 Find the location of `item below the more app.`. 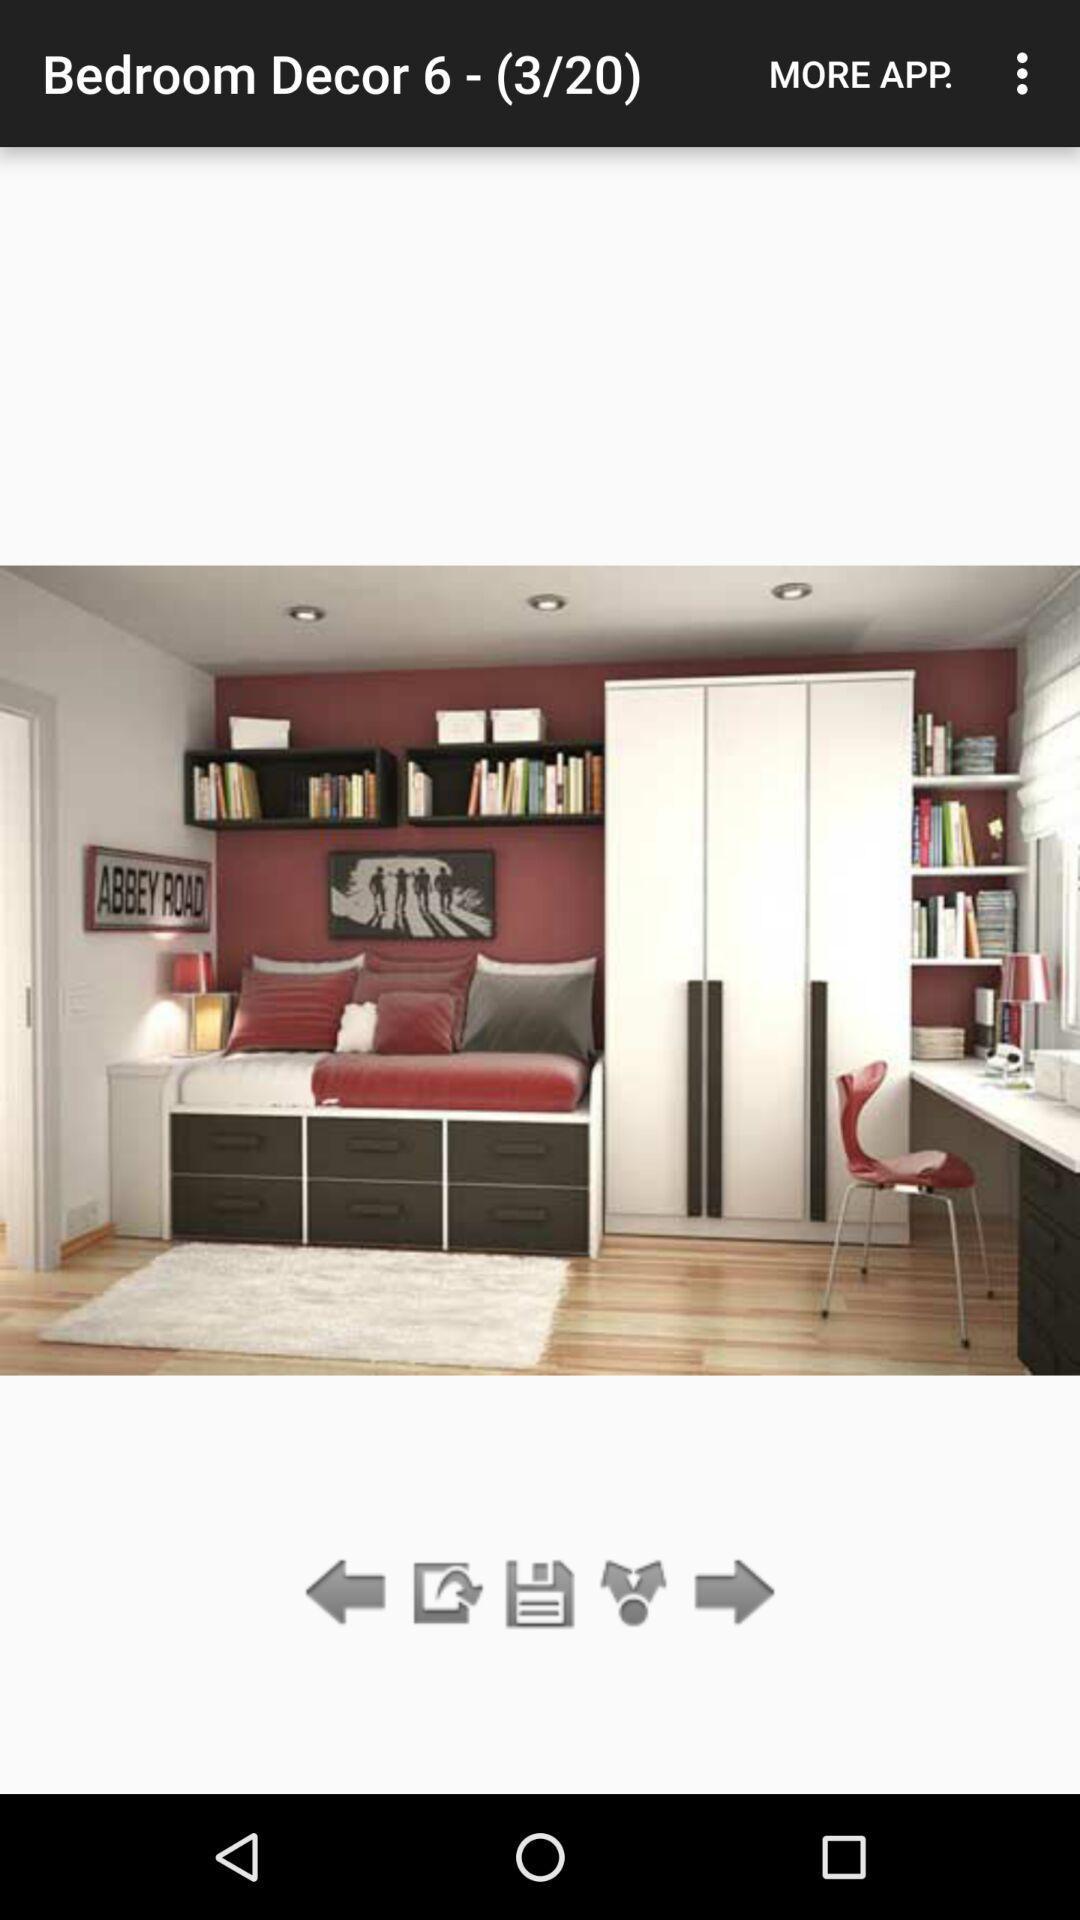

item below the more app. is located at coordinates (729, 1593).